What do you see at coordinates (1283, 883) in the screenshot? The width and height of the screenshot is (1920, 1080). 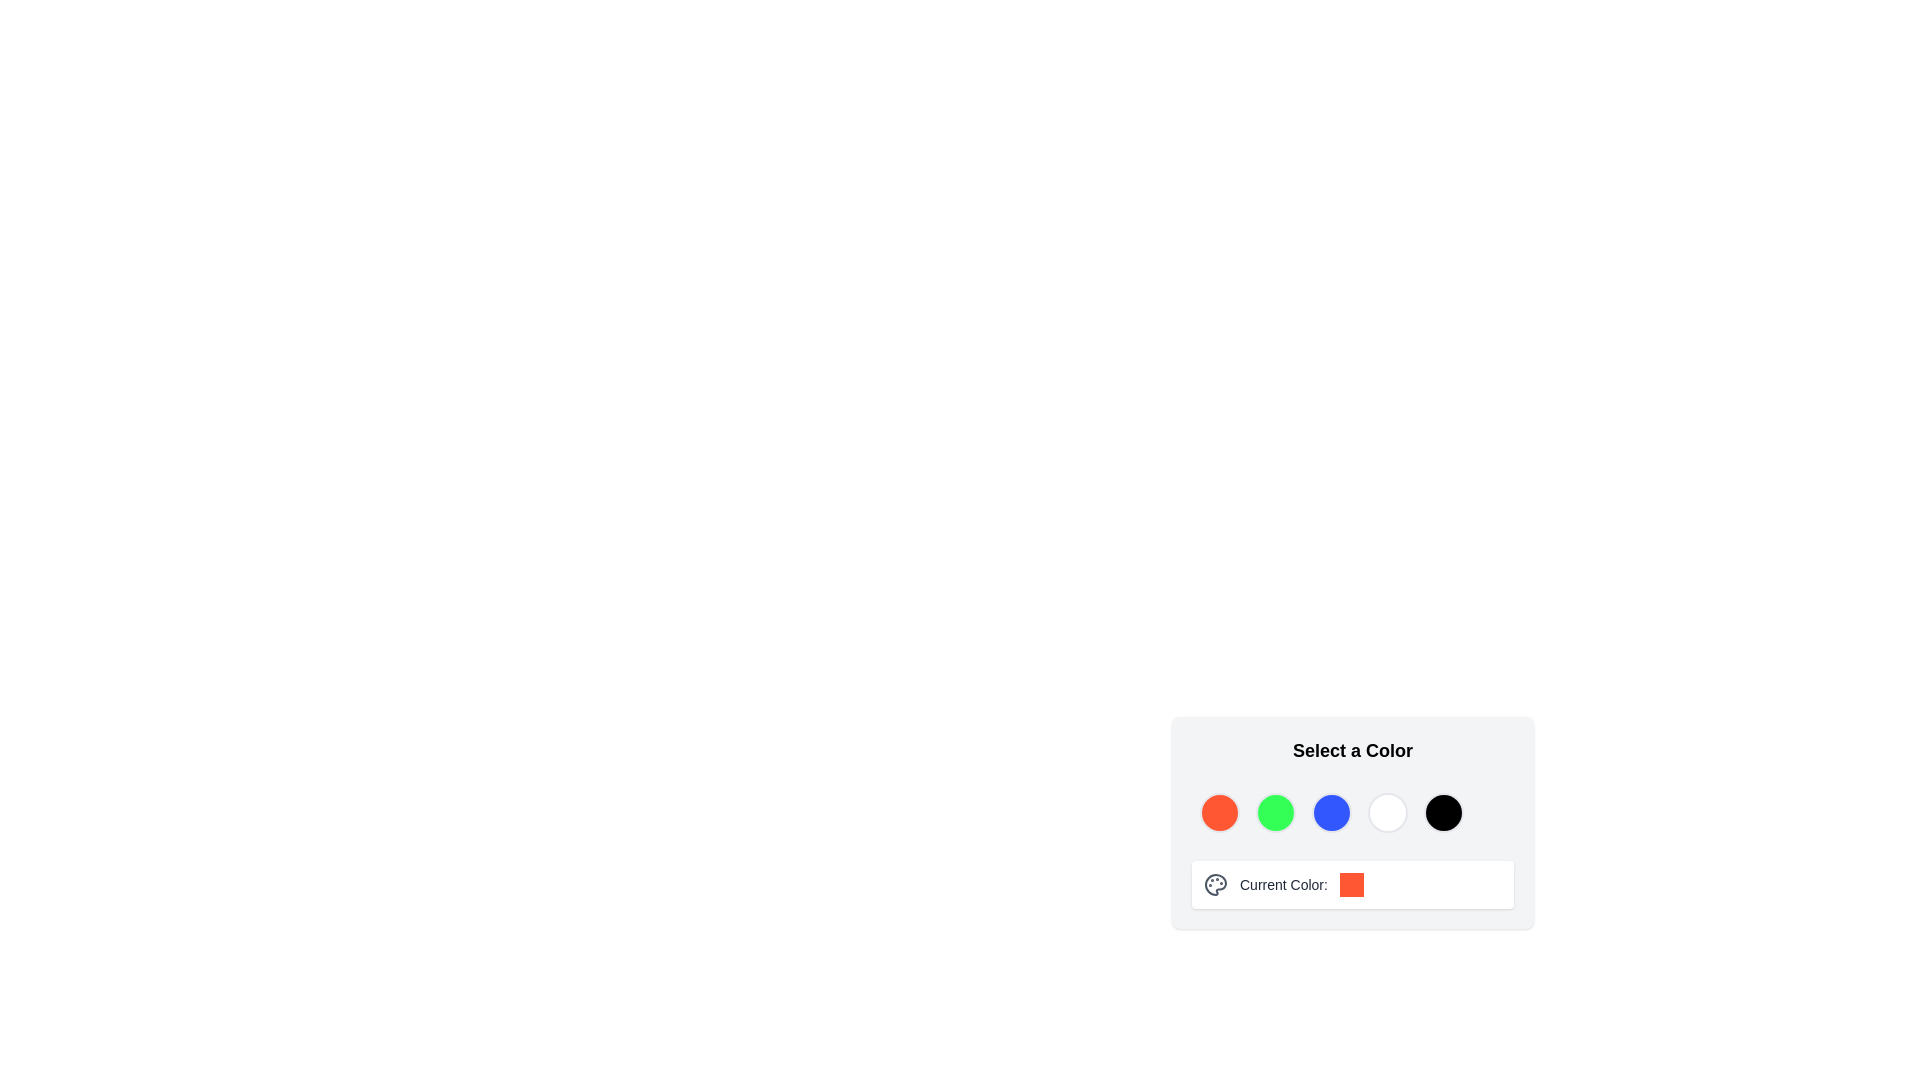 I see `text of the label that displays 'Current Color:', which informs users about the currently selected or active color` at bounding box center [1283, 883].